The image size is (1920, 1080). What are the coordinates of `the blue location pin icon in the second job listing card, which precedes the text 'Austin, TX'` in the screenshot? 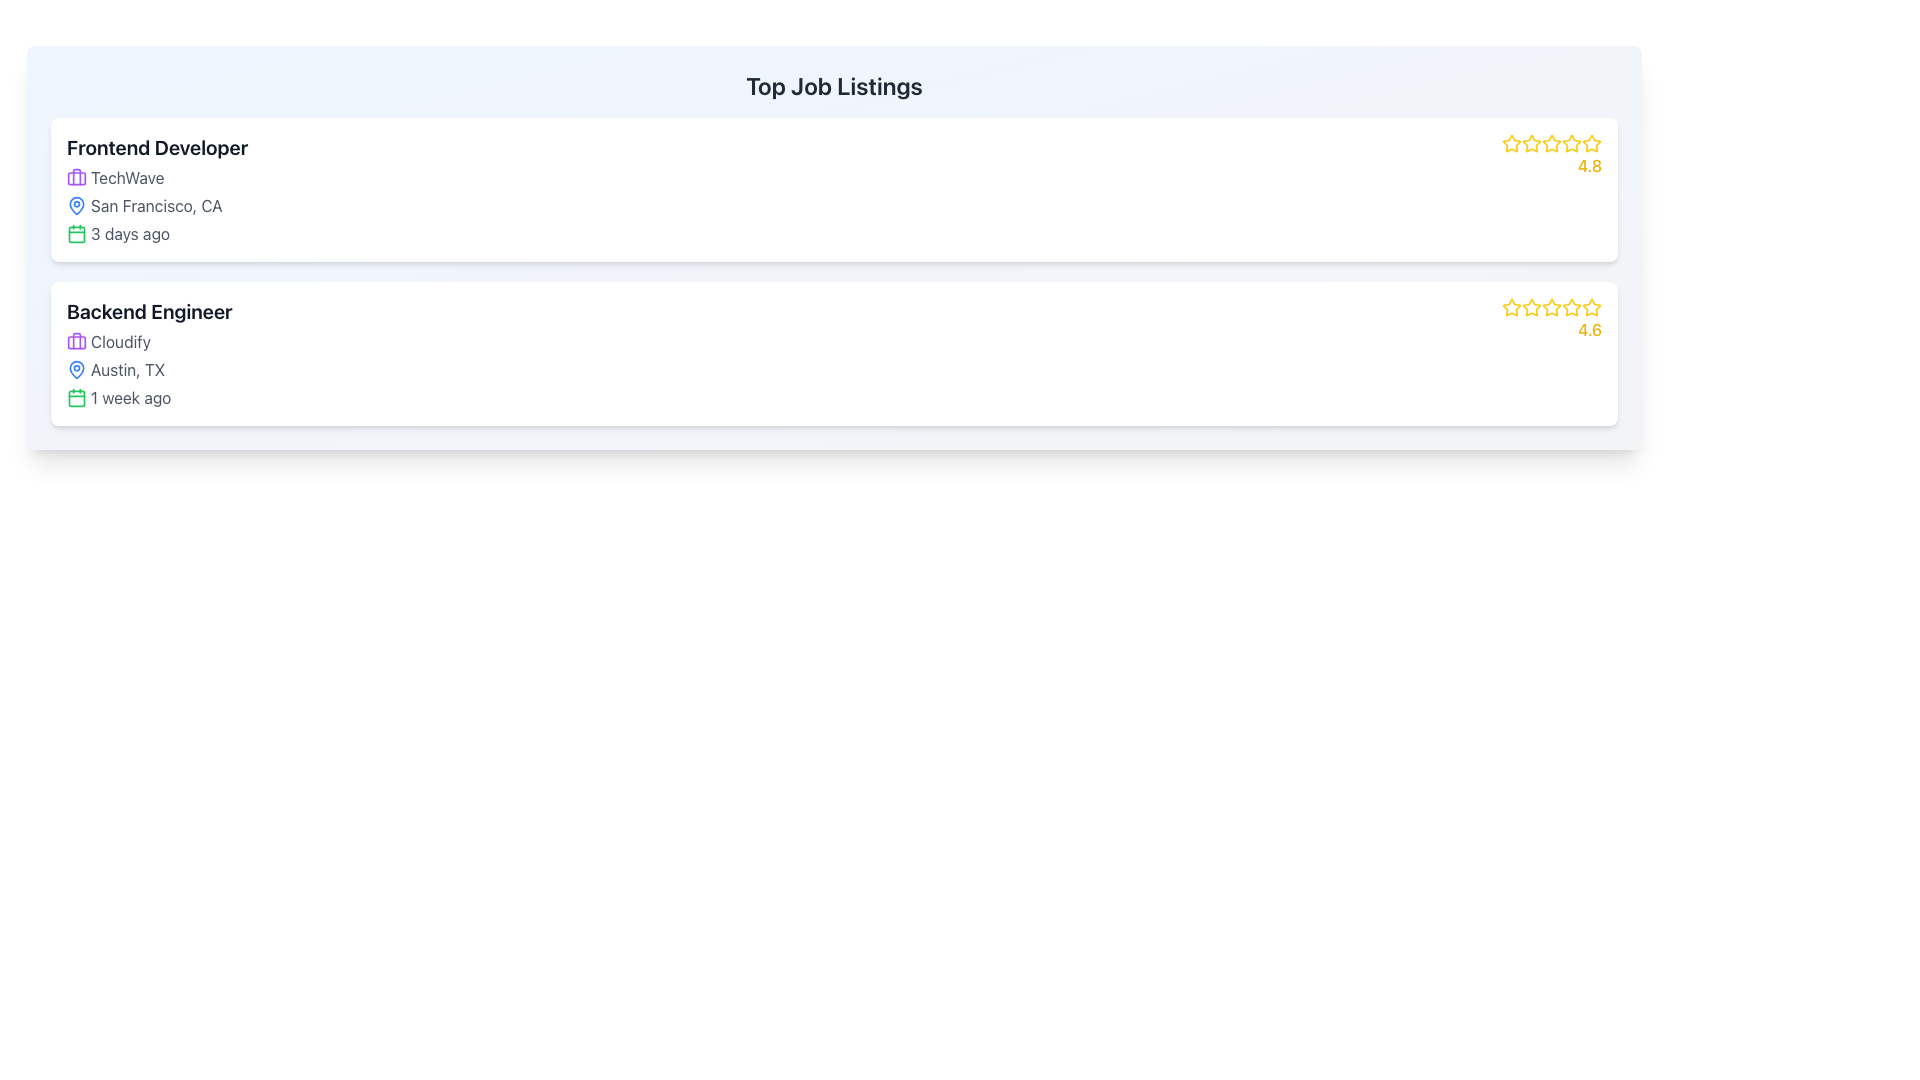 It's located at (76, 370).